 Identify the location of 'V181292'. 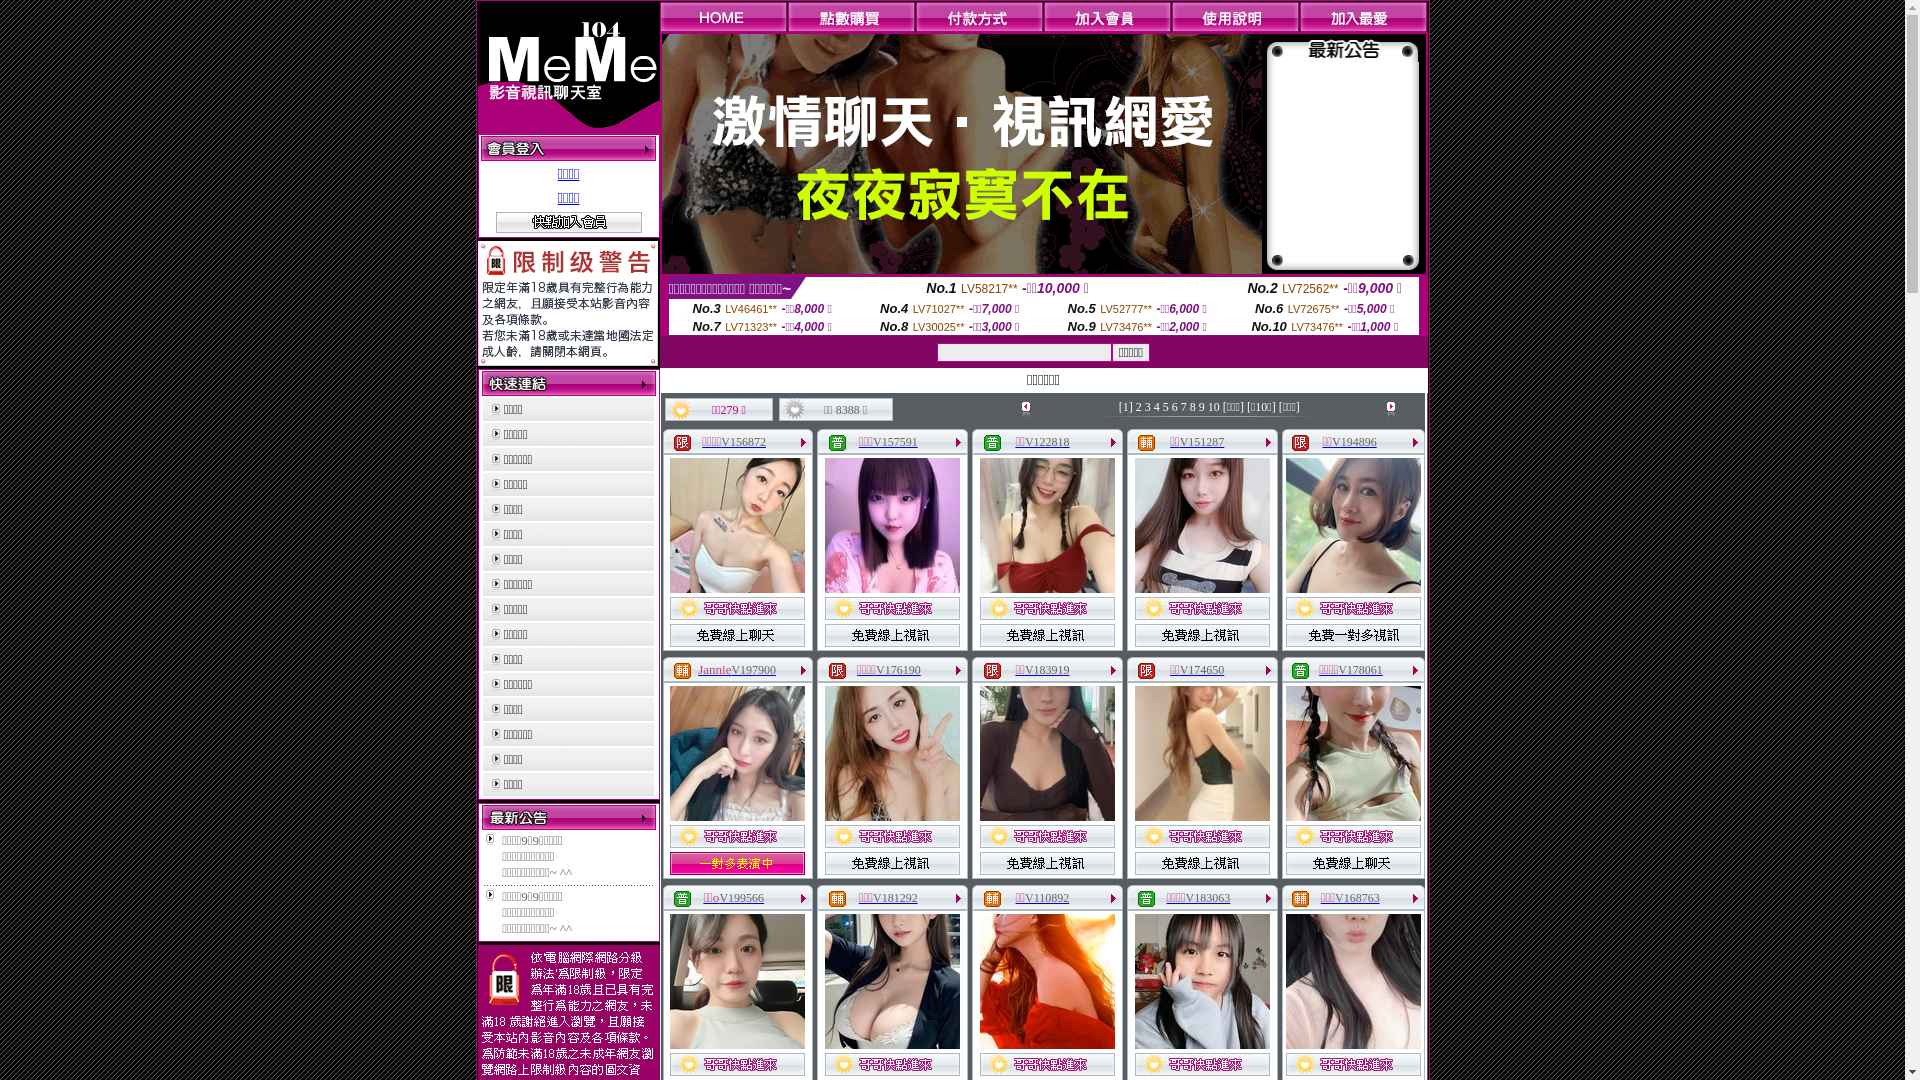
(894, 897).